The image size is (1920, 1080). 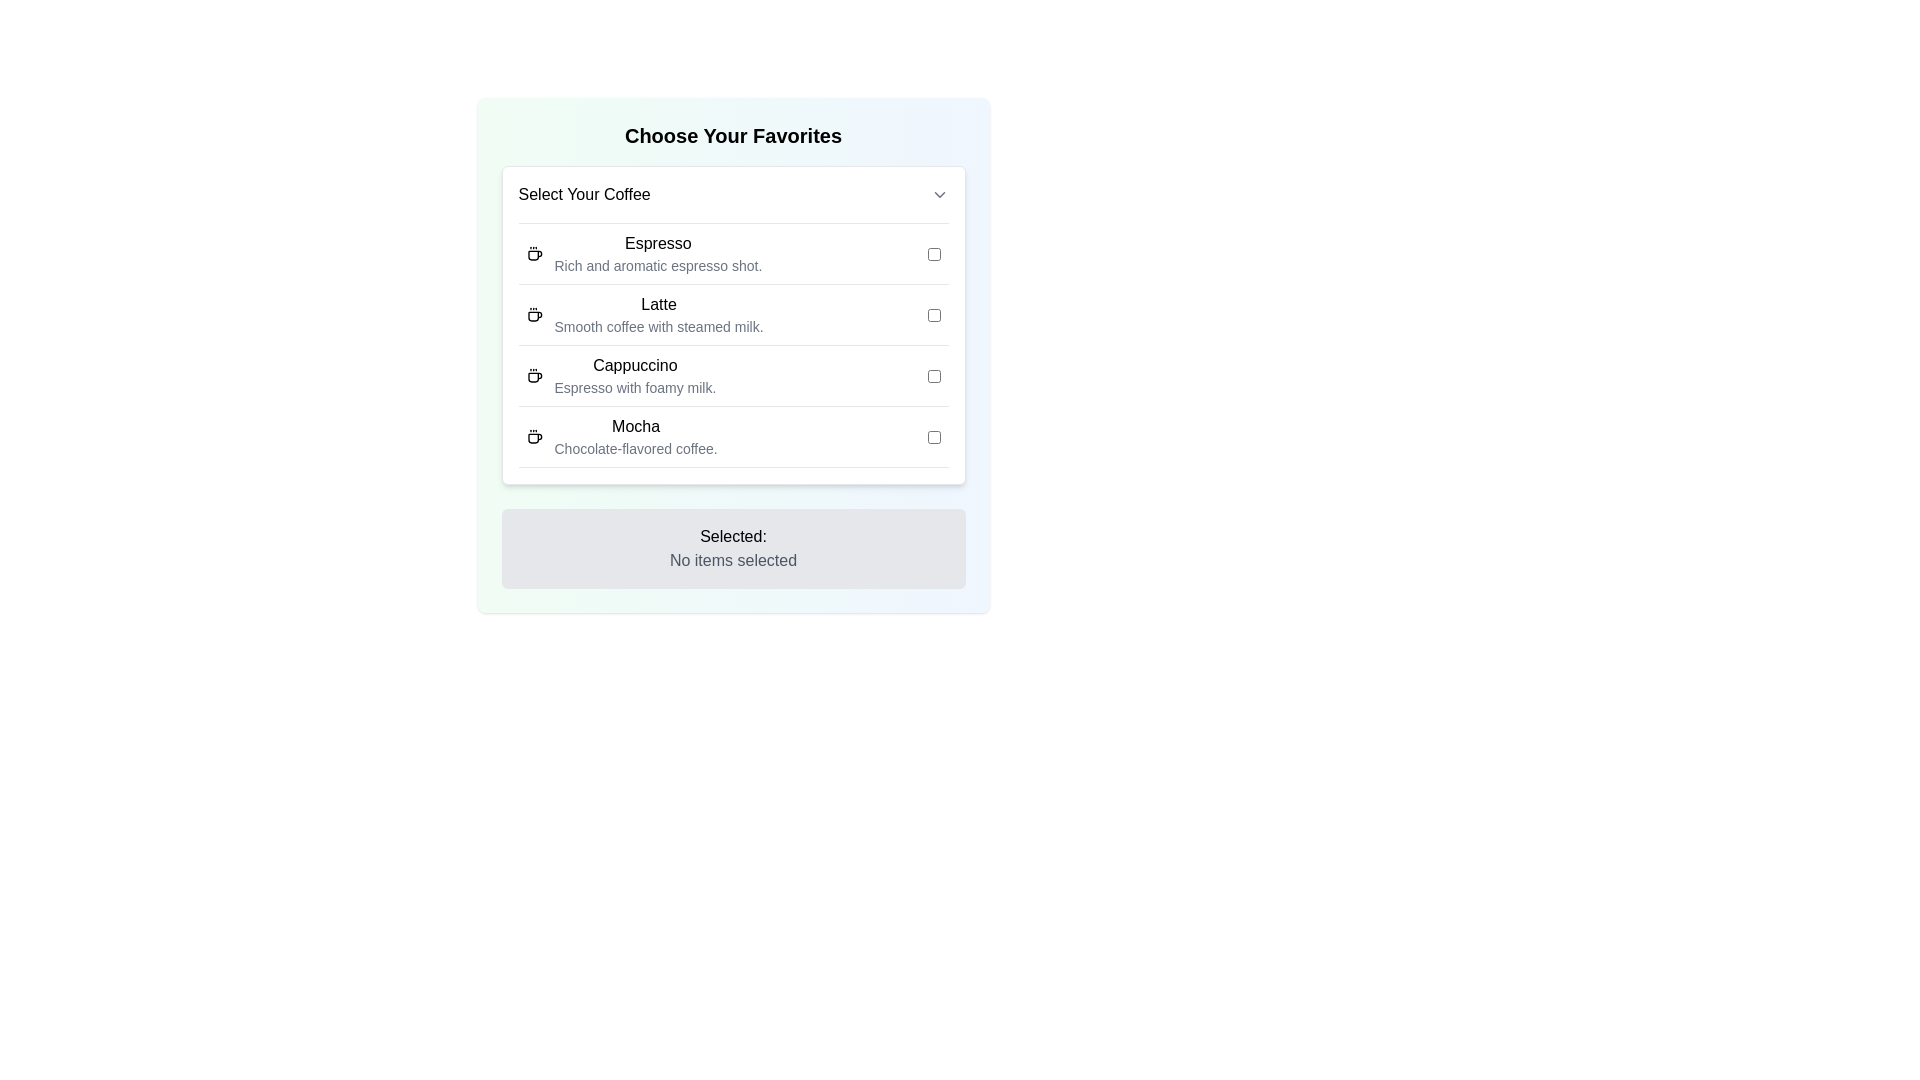 What do you see at coordinates (658, 265) in the screenshot?
I see `the static text label that provides additional information about the 'Espresso' coffee option, located directly below the main text 'Espresso' in the 'Choose Your Favorites' section` at bounding box center [658, 265].